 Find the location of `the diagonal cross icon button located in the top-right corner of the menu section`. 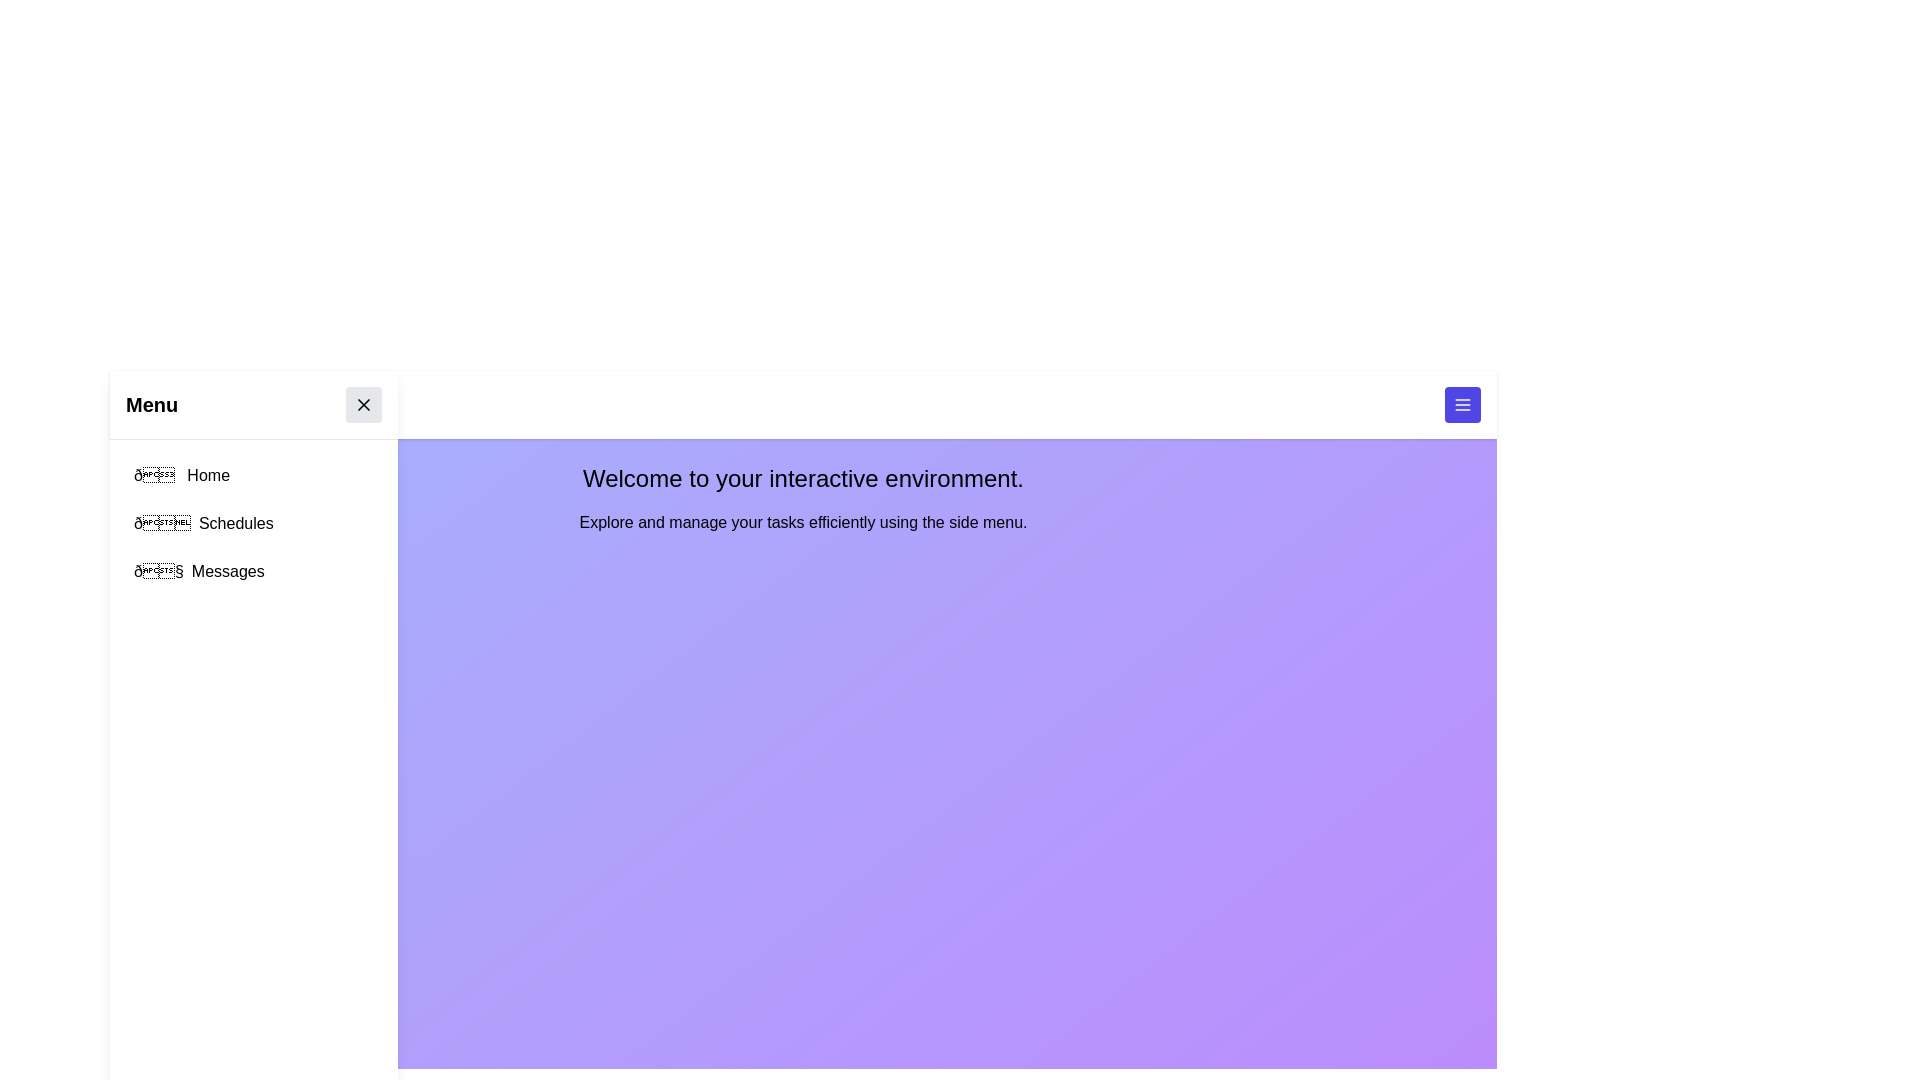

the diagonal cross icon button located in the top-right corner of the menu section is located at coordinates (364, 405).